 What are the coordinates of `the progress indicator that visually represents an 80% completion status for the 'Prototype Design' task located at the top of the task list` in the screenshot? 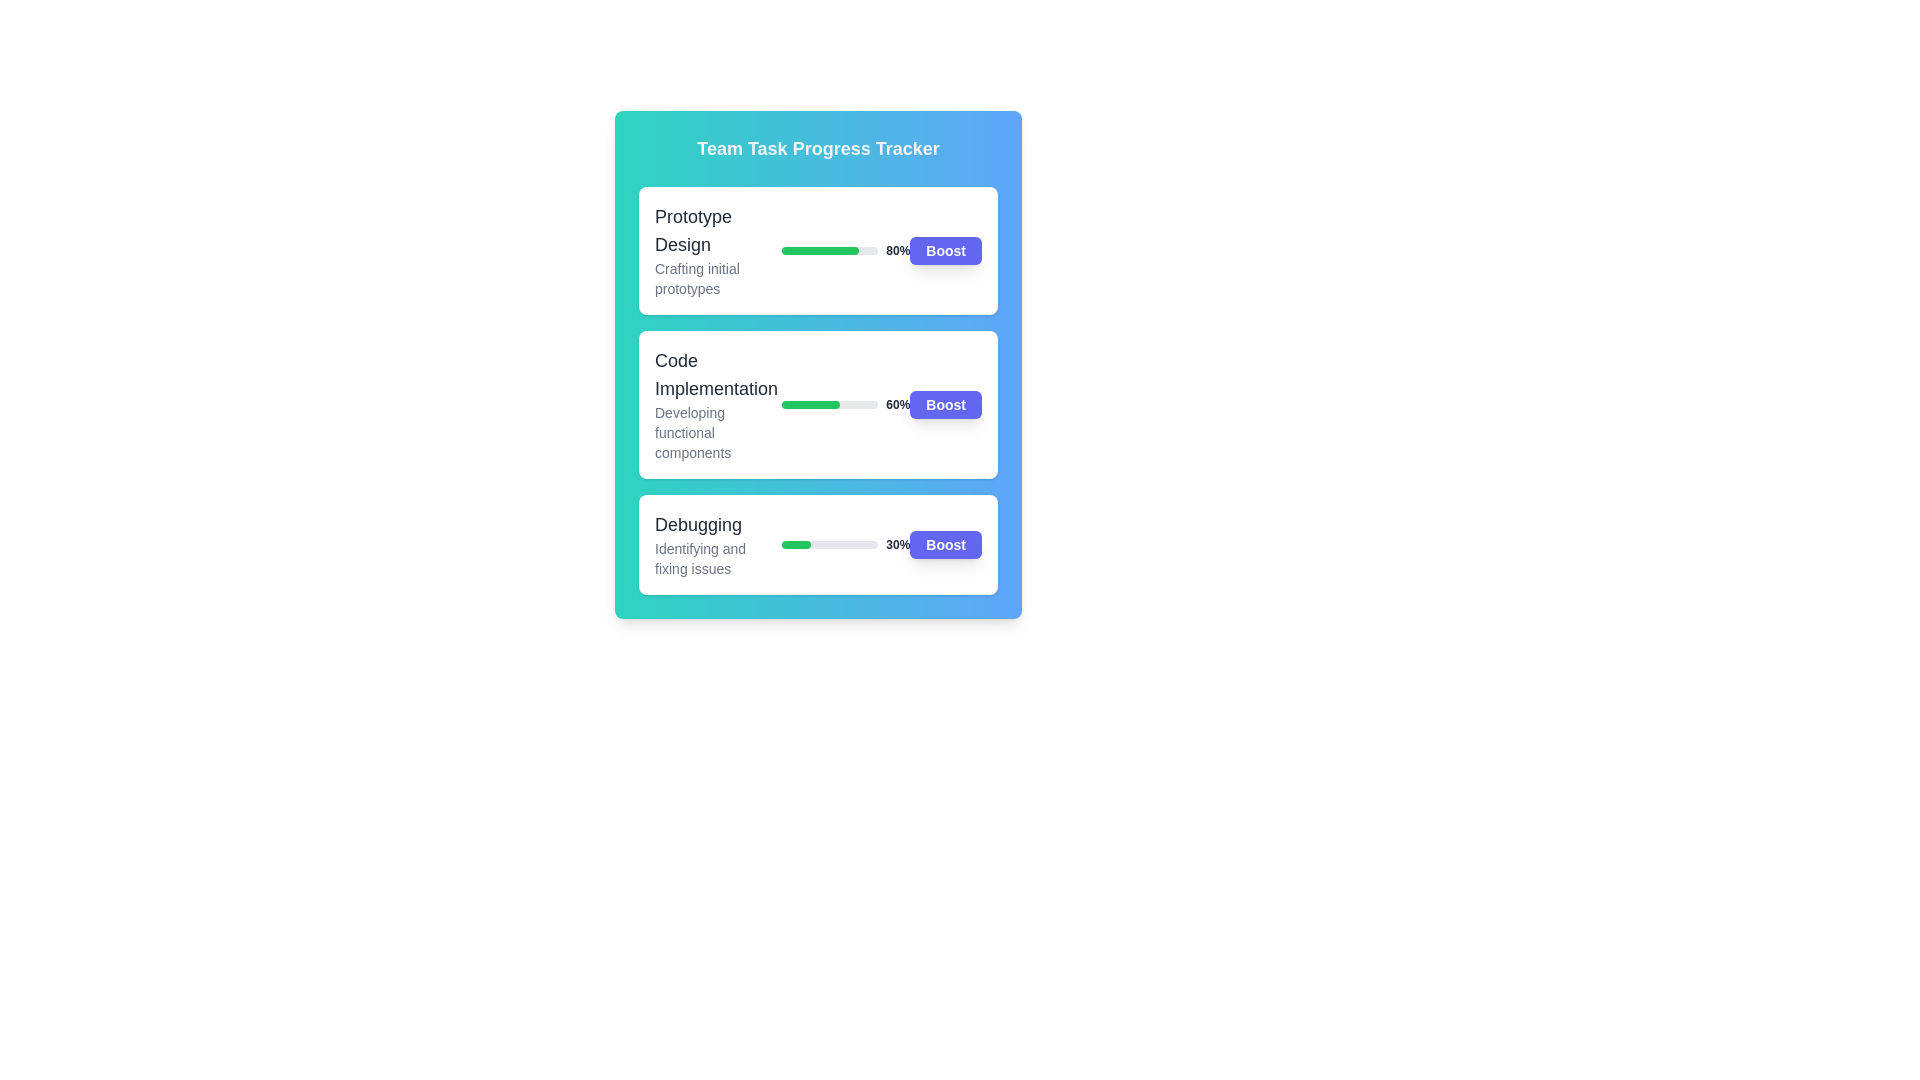 It's located at (820, 249).